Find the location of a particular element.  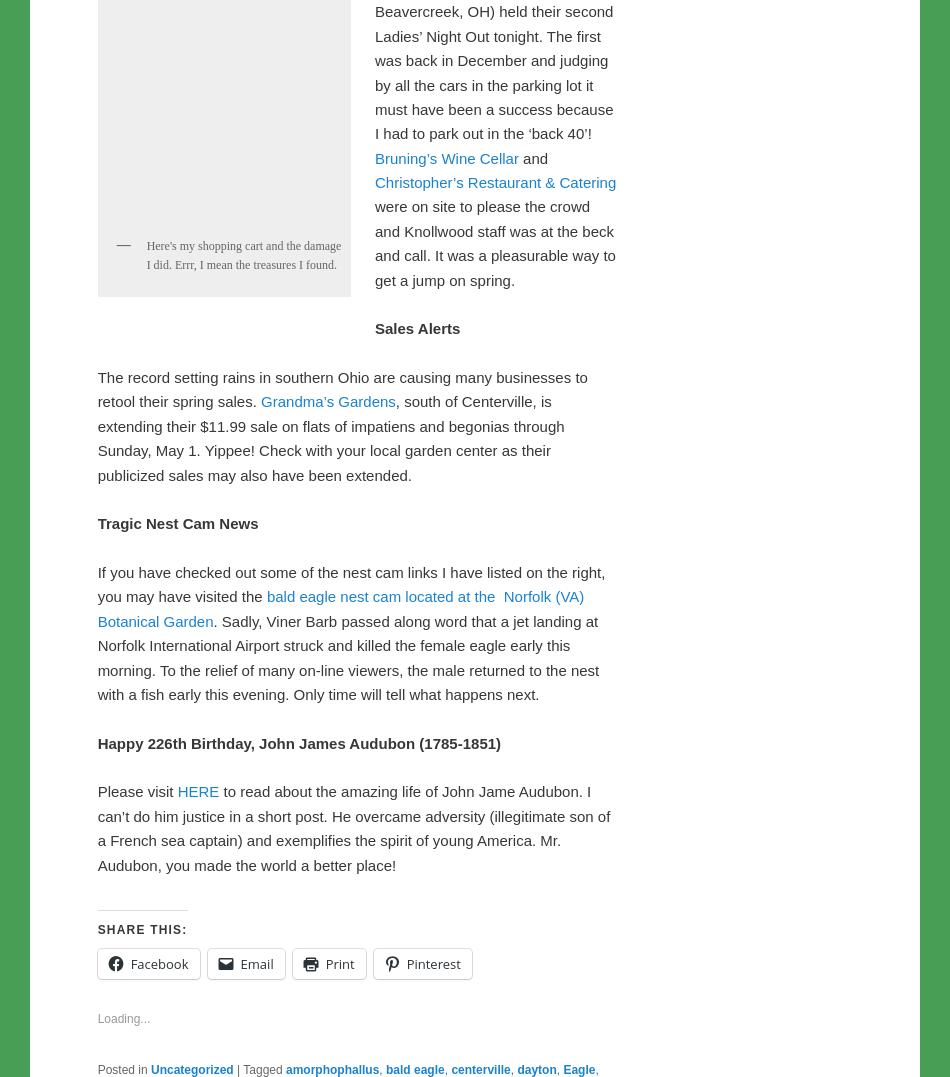

'Beavercreek, OH) held their second Ladies’ Night Out tonight. The first was back in December and judging by all the cars in the parking lot it must have been a success because I had to park out in the ‘back 40’!' is located at coordinates (494, 491).